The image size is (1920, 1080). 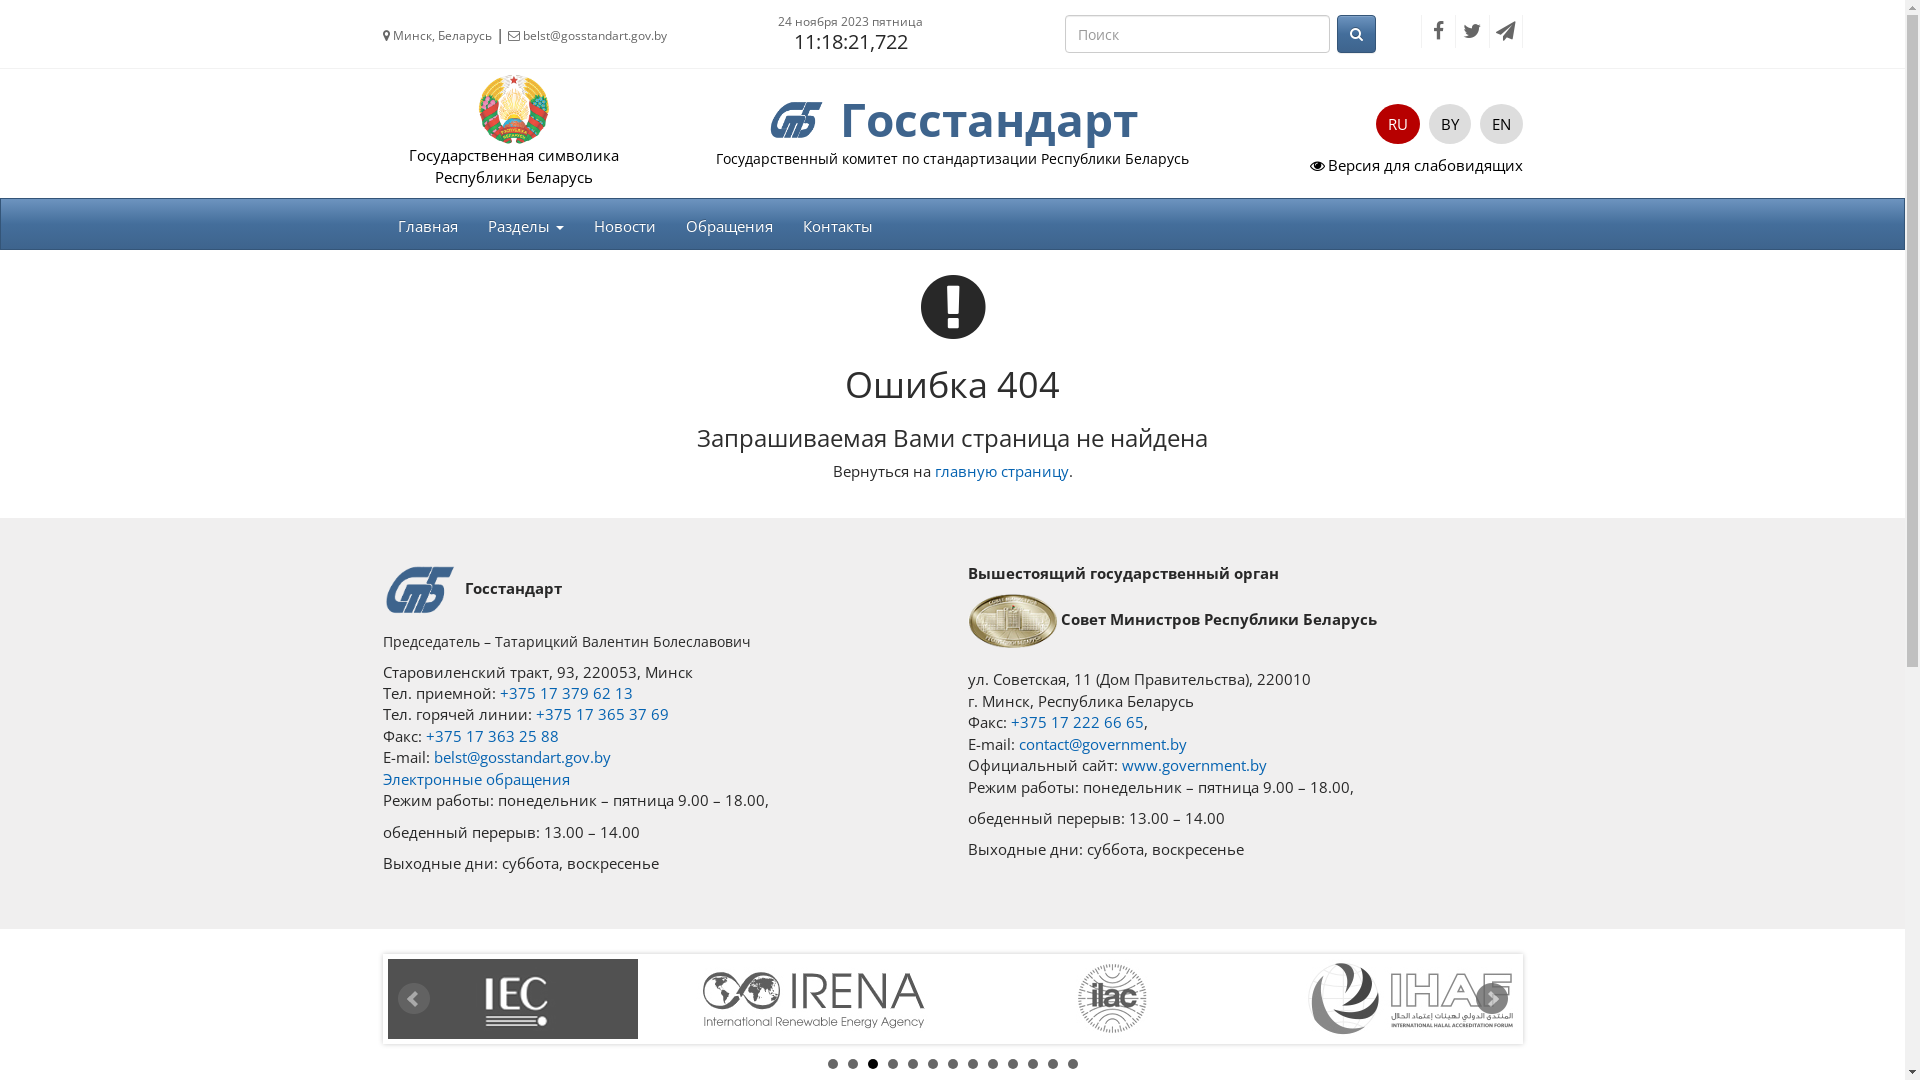 What do you see at coordinates (931, 1063) in the screenshot?
I see `'6'` at bounding box center [931, 1063].